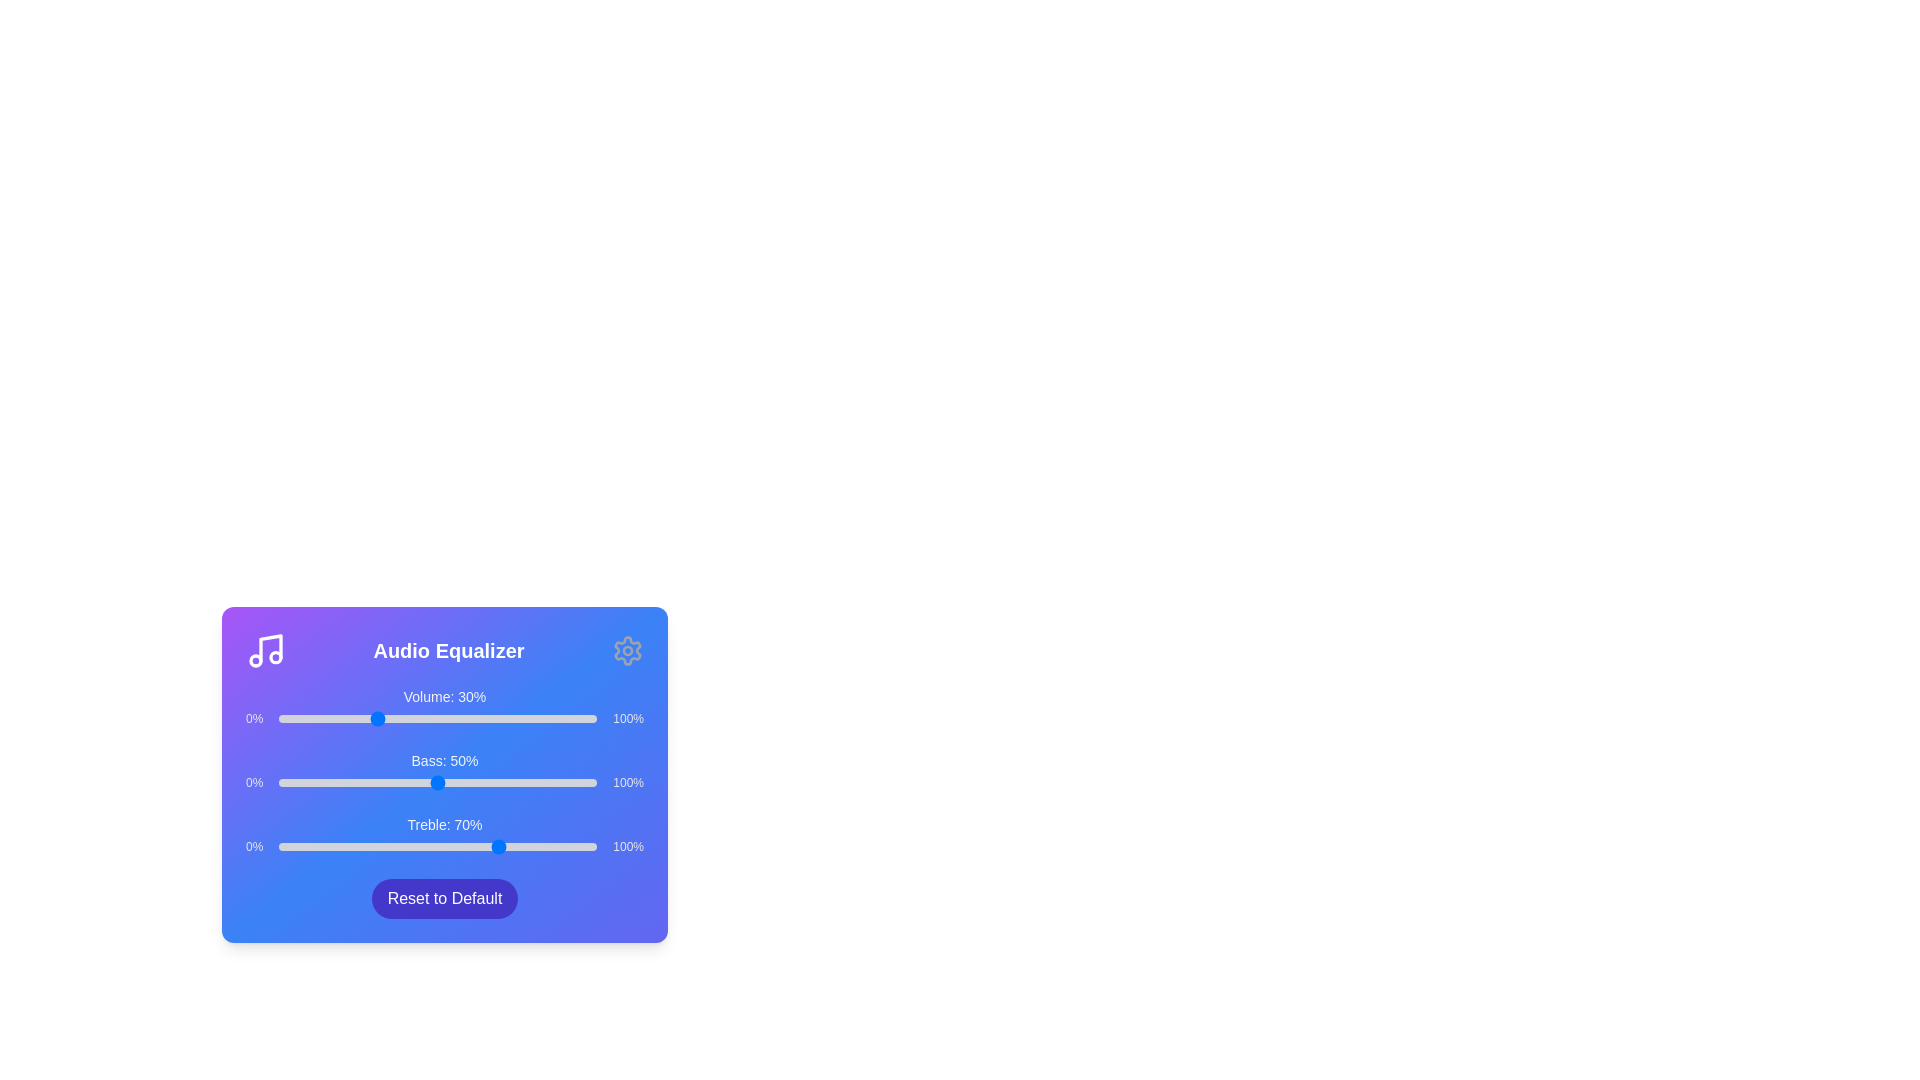  What do you see at coordinates (627, 651) in the screenshot?
I see `the settings icon in the AudioEqualizerPanel` at bounding box center [627, 651].